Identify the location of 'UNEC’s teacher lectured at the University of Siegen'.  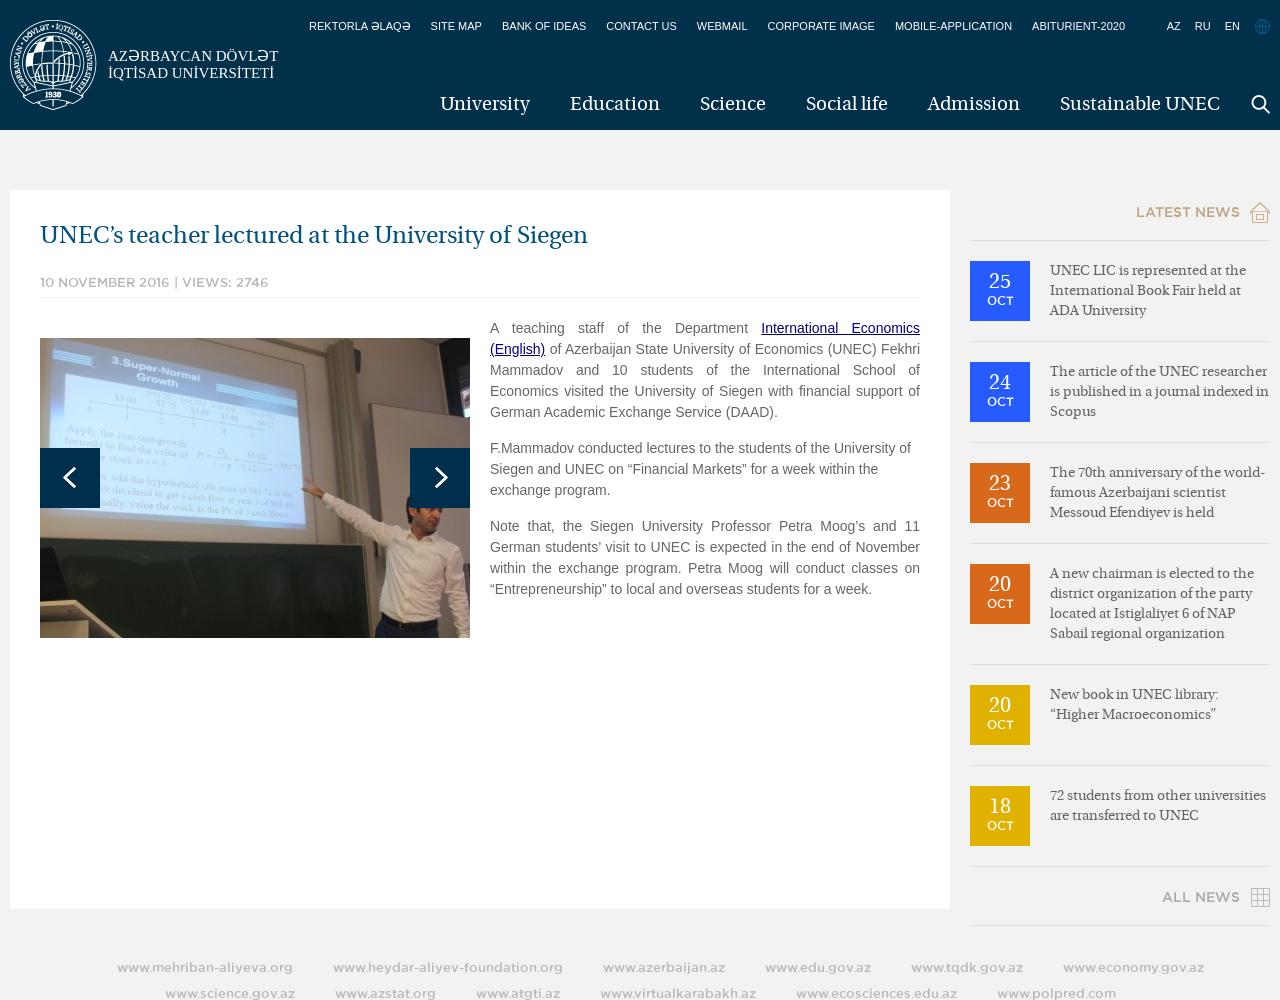
(312, 234).